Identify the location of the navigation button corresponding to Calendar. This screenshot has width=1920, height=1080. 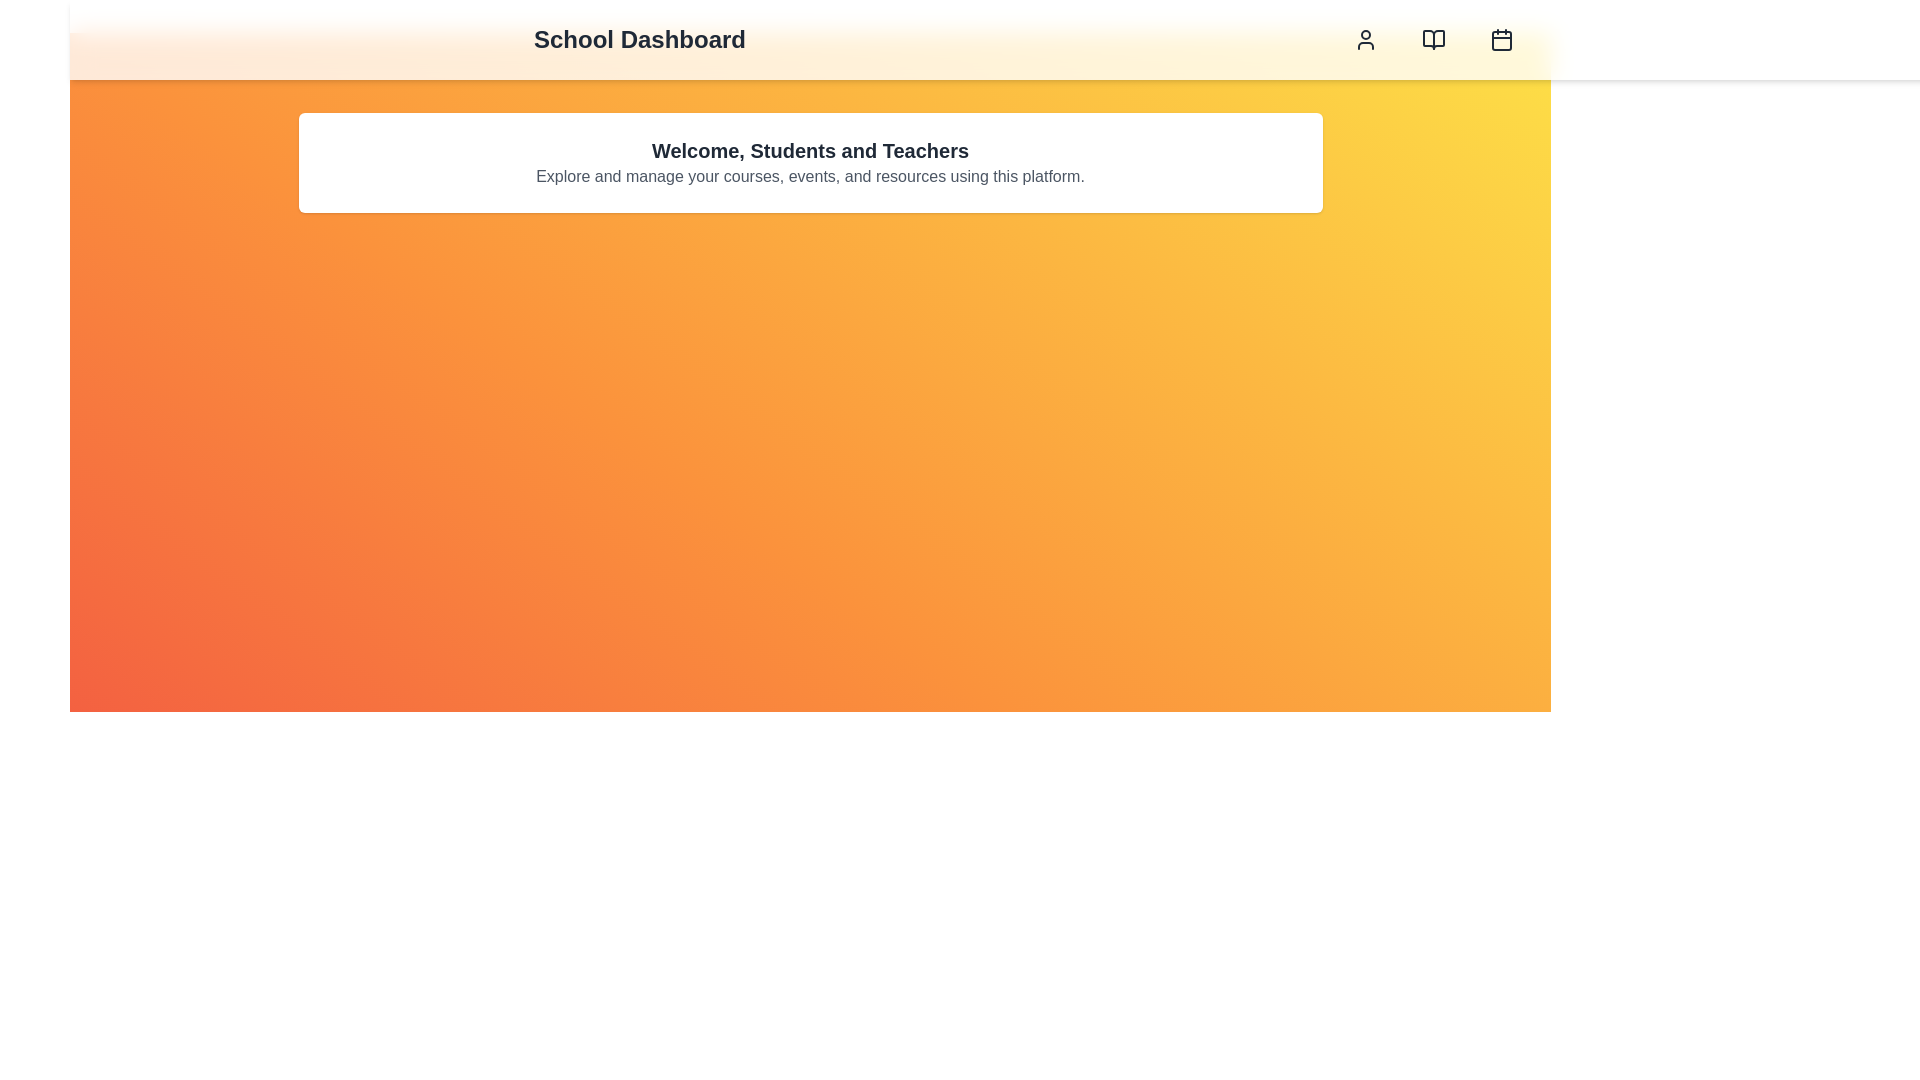
(1502, 39).